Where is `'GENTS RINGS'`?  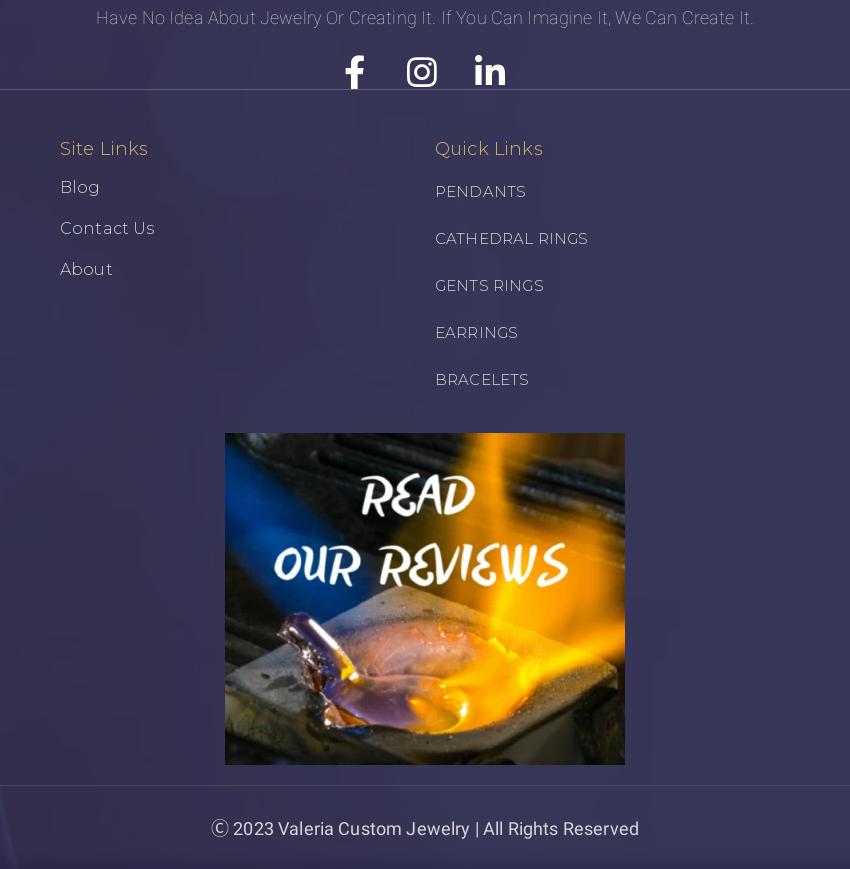 'GENTS RINGS' is located at coordinates (489, 283).